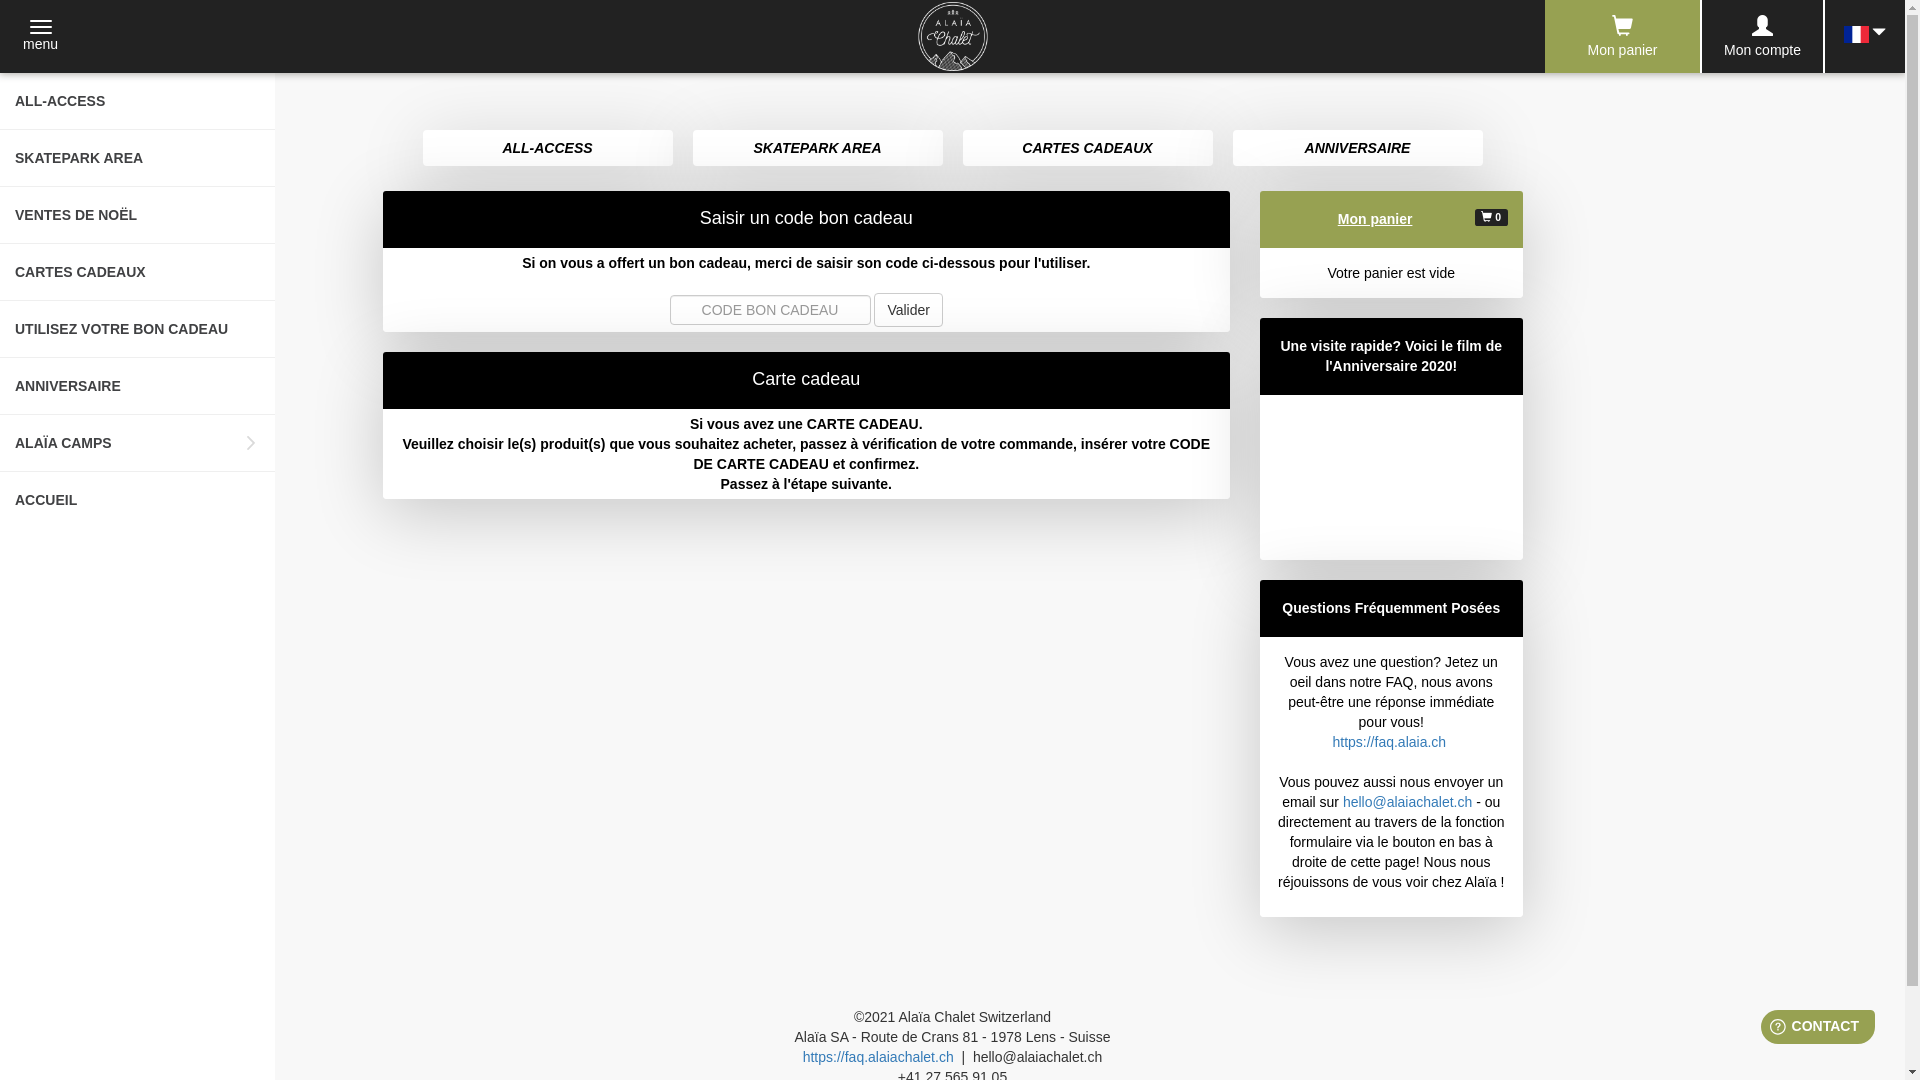 The image size is (1920, 1080). I want to click on 'ANNIVERSAIRE', so click(1357, 146).